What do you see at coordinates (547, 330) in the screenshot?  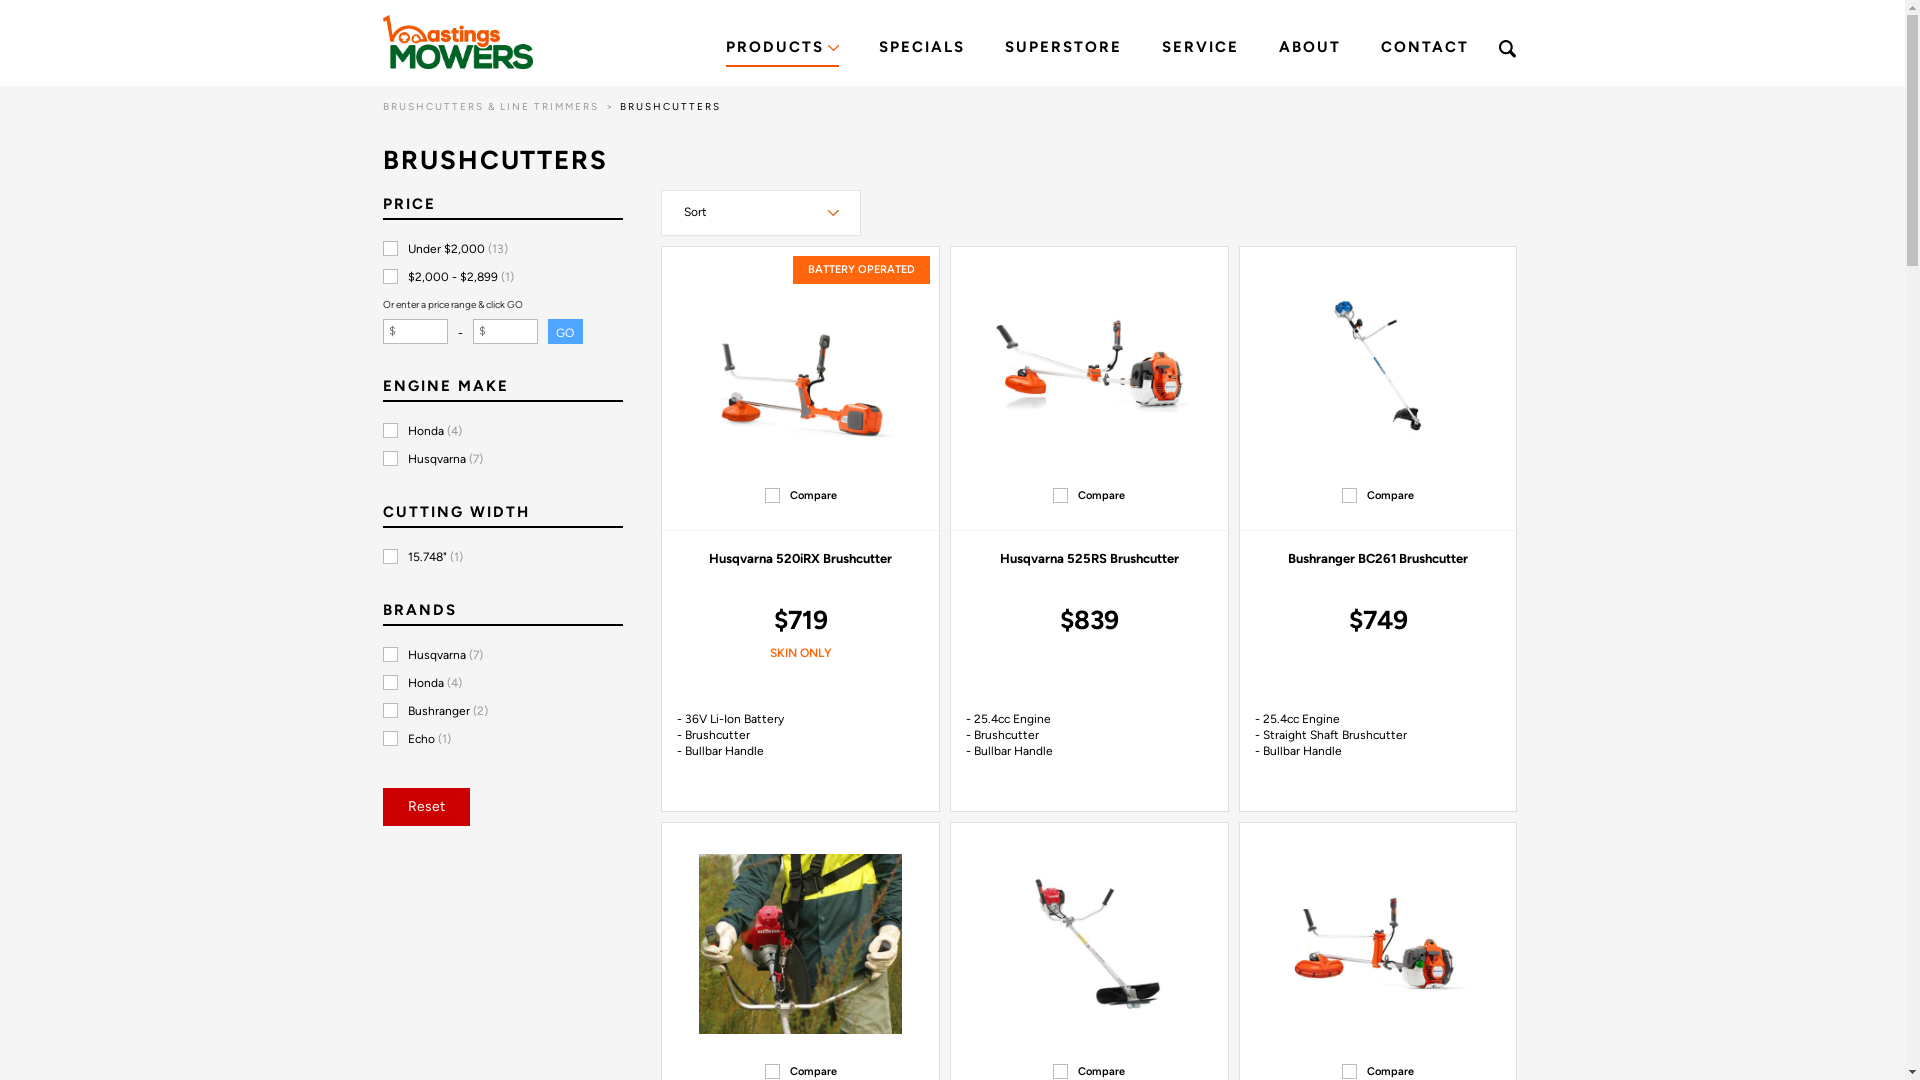 I see `'GO'` at bounding box center [547, 330].